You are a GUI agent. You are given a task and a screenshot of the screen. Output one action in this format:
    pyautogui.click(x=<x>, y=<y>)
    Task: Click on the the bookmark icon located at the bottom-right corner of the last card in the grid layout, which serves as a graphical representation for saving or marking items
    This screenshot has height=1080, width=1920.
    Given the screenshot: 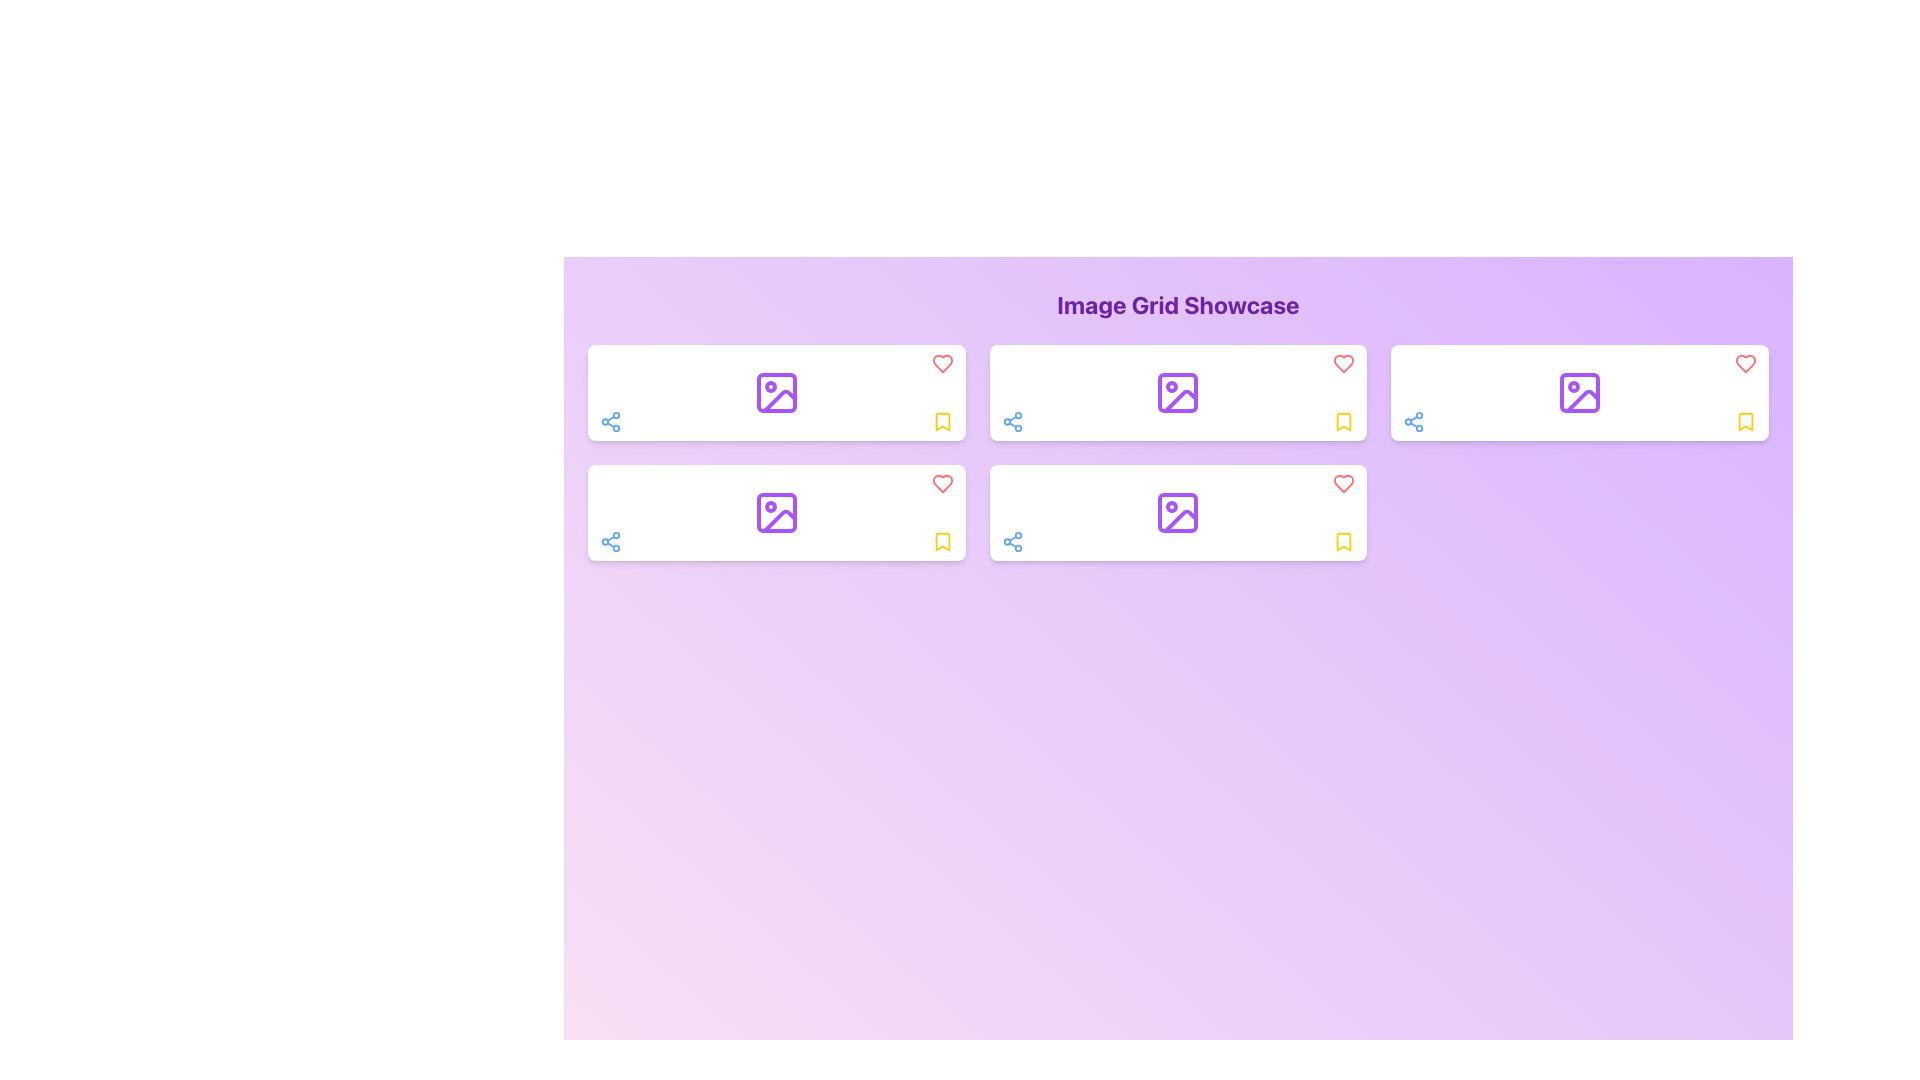 What is the action you would take?
    pyautogui.click(x=1745, y=420)
    